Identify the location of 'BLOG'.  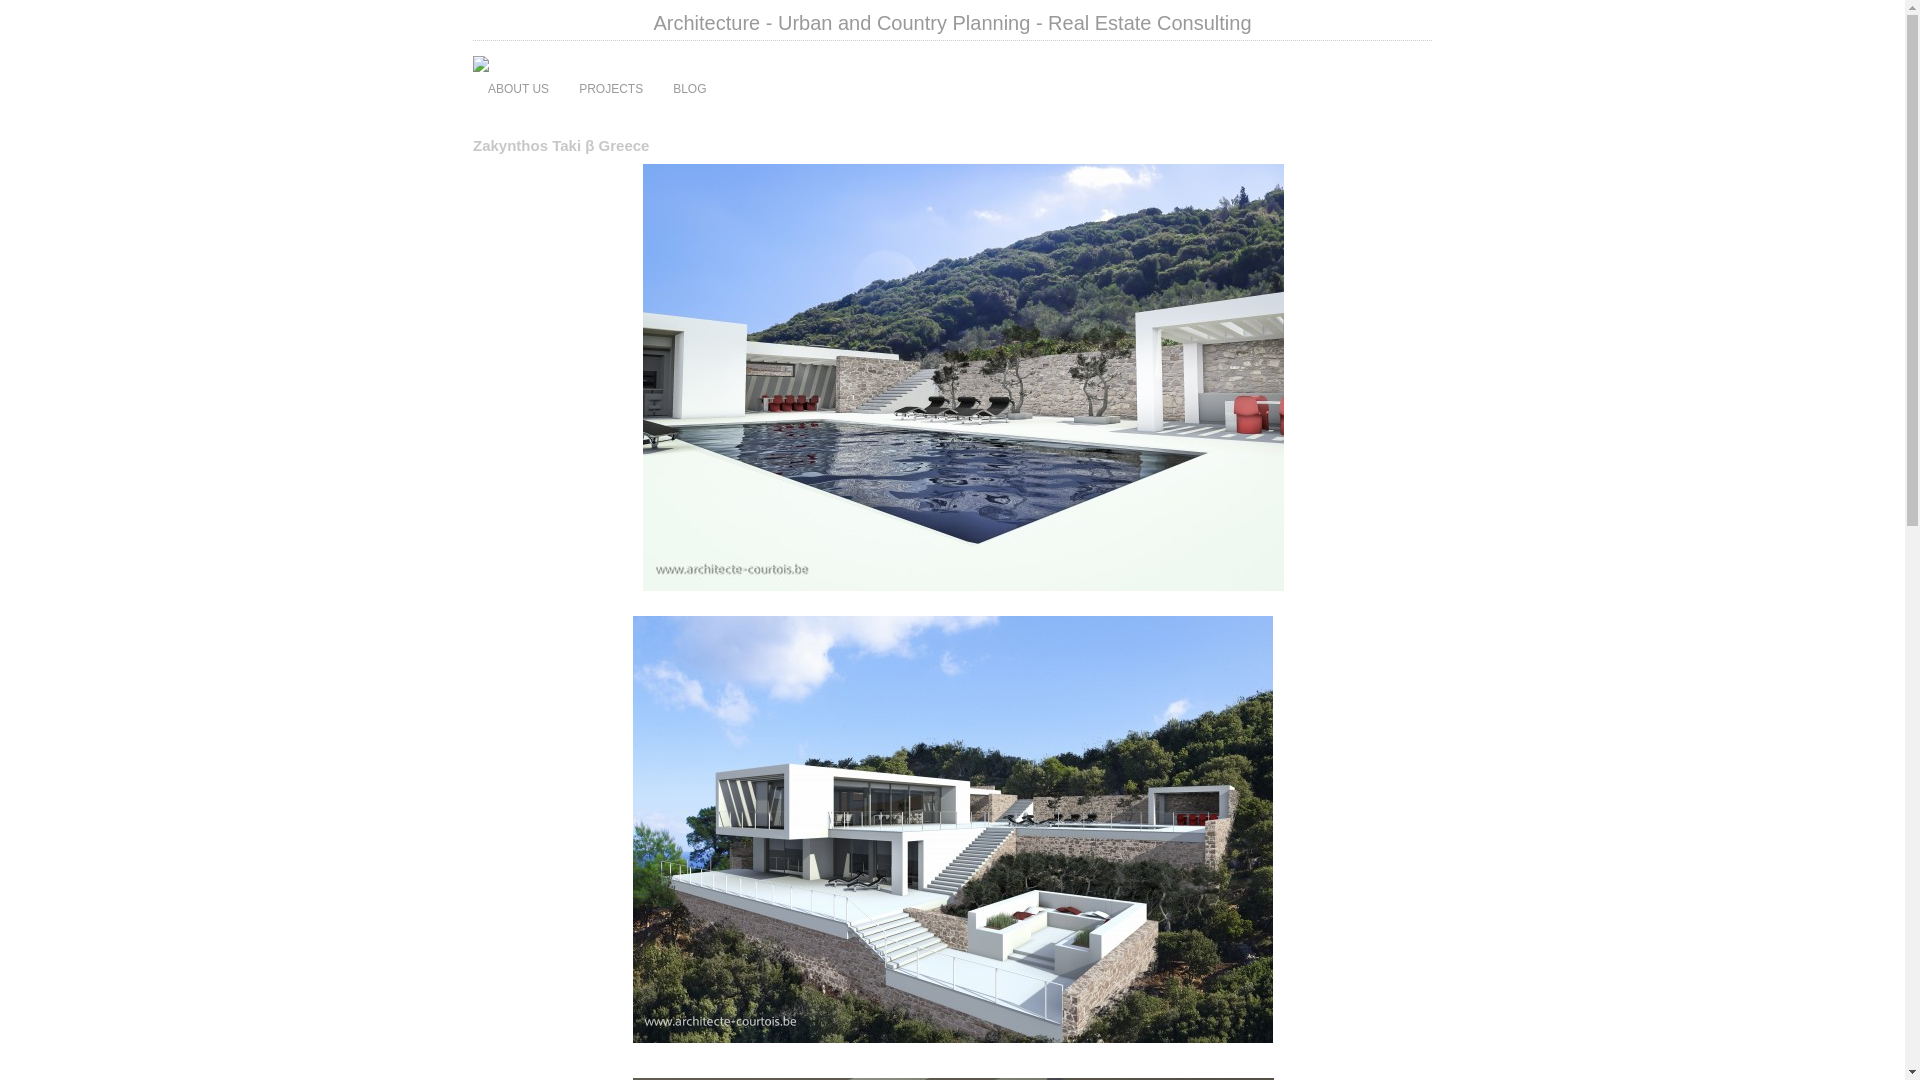
(689, 87).